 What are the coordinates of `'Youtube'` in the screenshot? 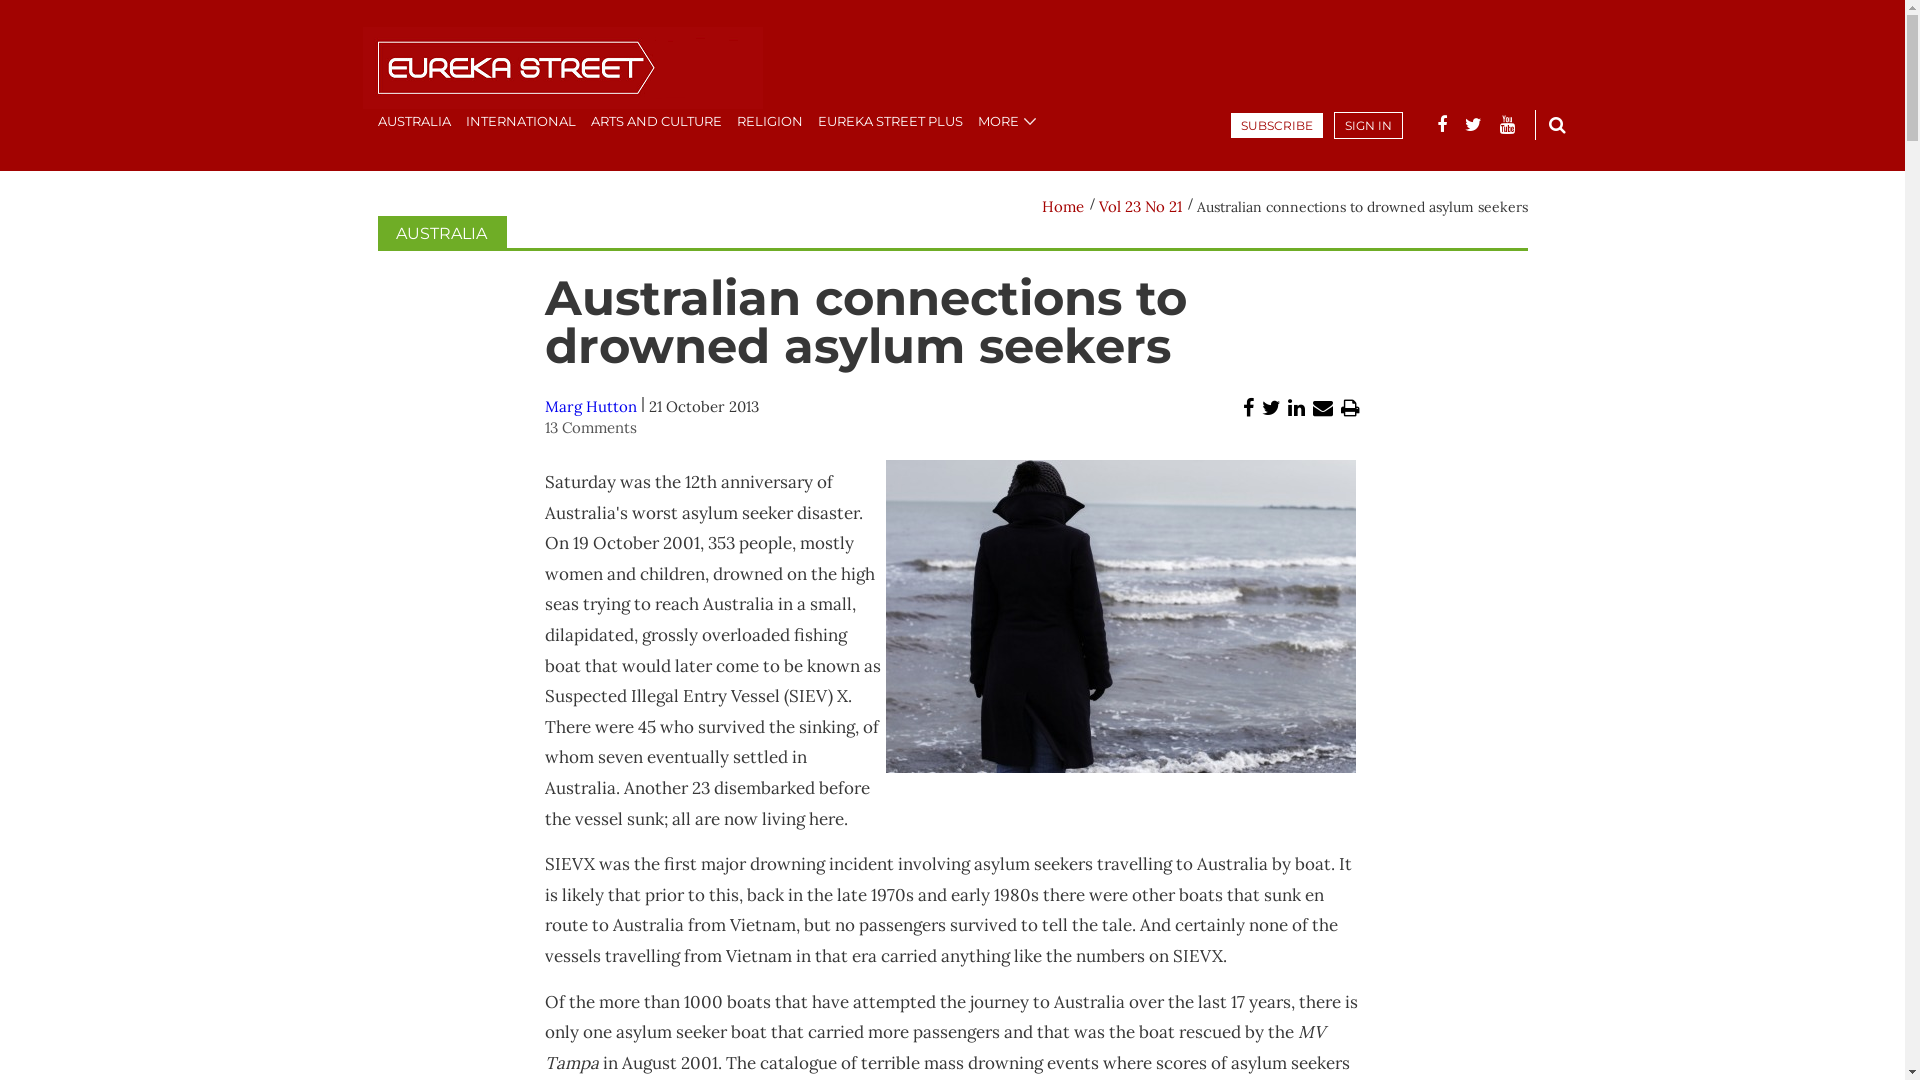 It's located at (1507, 124).